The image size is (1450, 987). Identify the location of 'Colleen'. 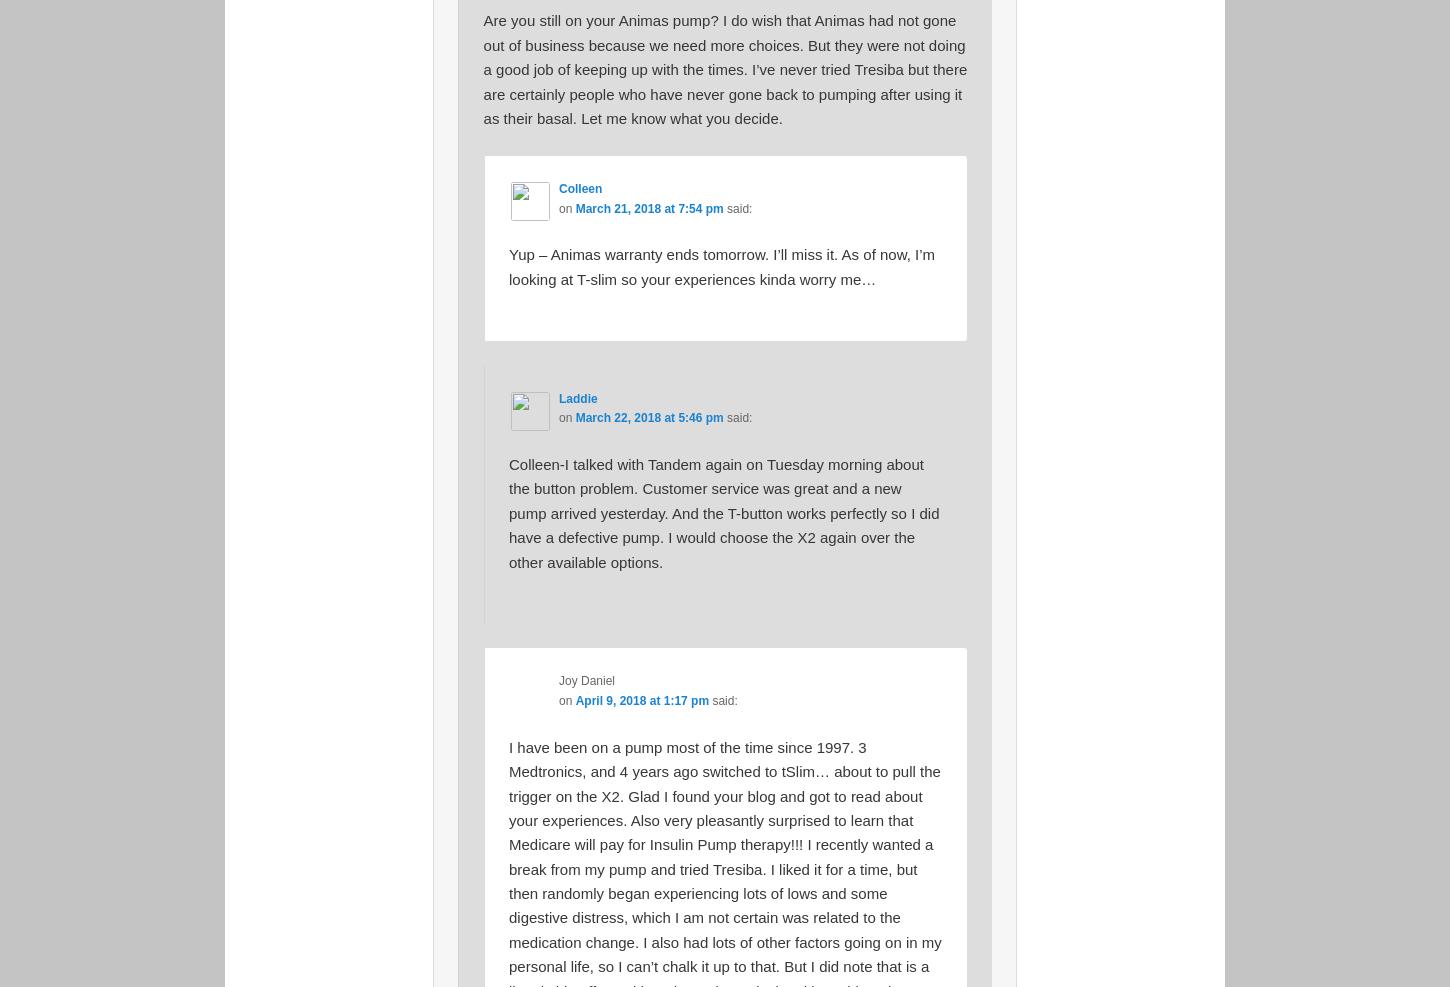
(557, 188).